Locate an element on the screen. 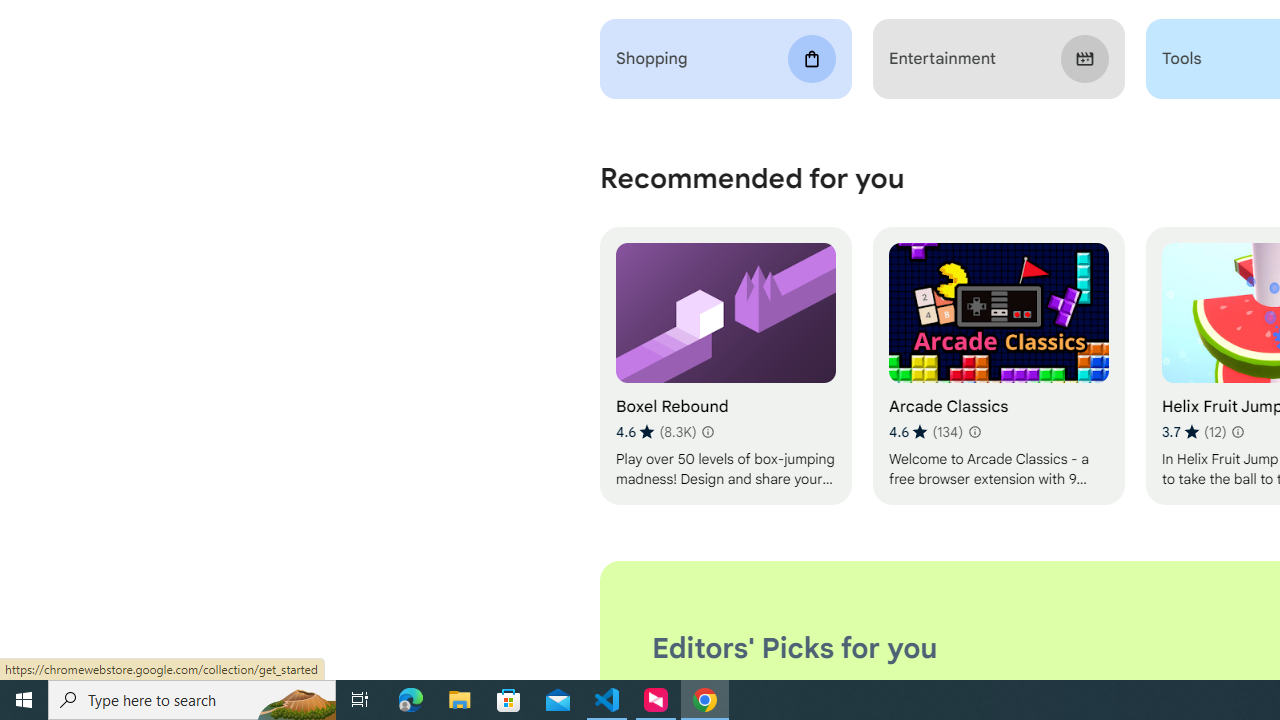  'Learn more about results and reviews "Arcade Classics"' is located at coordinates (974, 431).